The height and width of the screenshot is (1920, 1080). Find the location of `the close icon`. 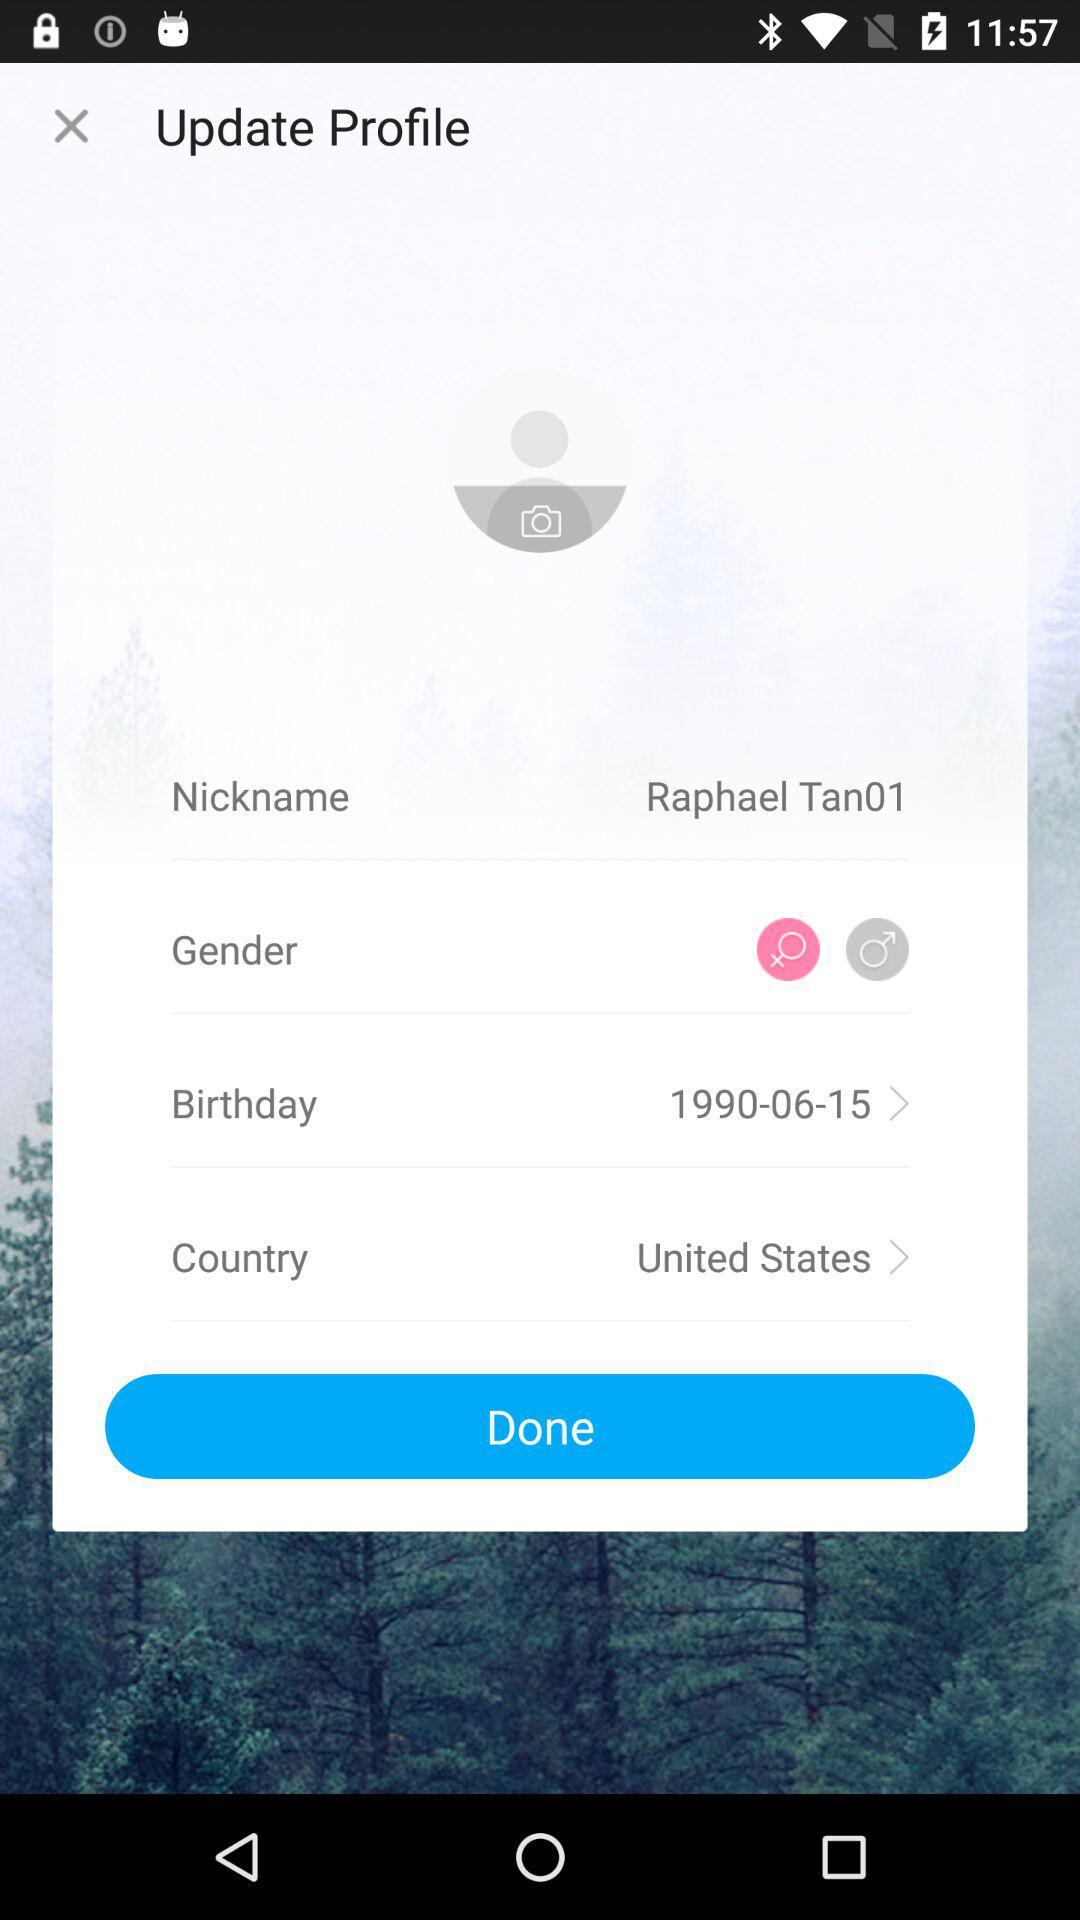

the close icon is located at coordinates (70, 133).